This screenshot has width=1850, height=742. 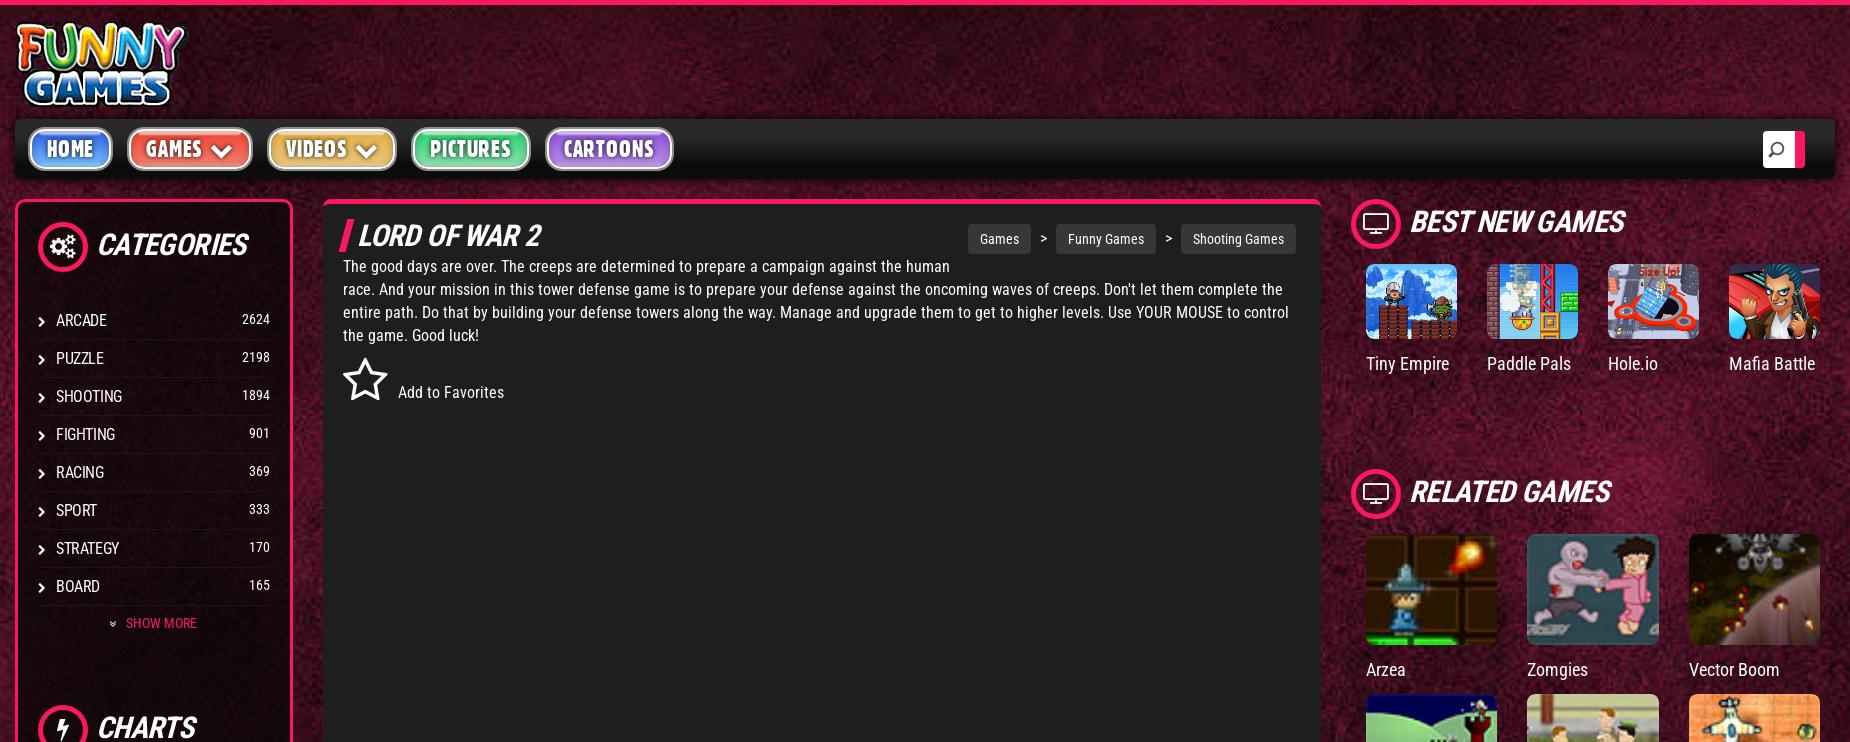 What do you see at coordinates (1608, 363) in the screenshot?
I see `'Hole.io'` at bounding box center [1608, 363].